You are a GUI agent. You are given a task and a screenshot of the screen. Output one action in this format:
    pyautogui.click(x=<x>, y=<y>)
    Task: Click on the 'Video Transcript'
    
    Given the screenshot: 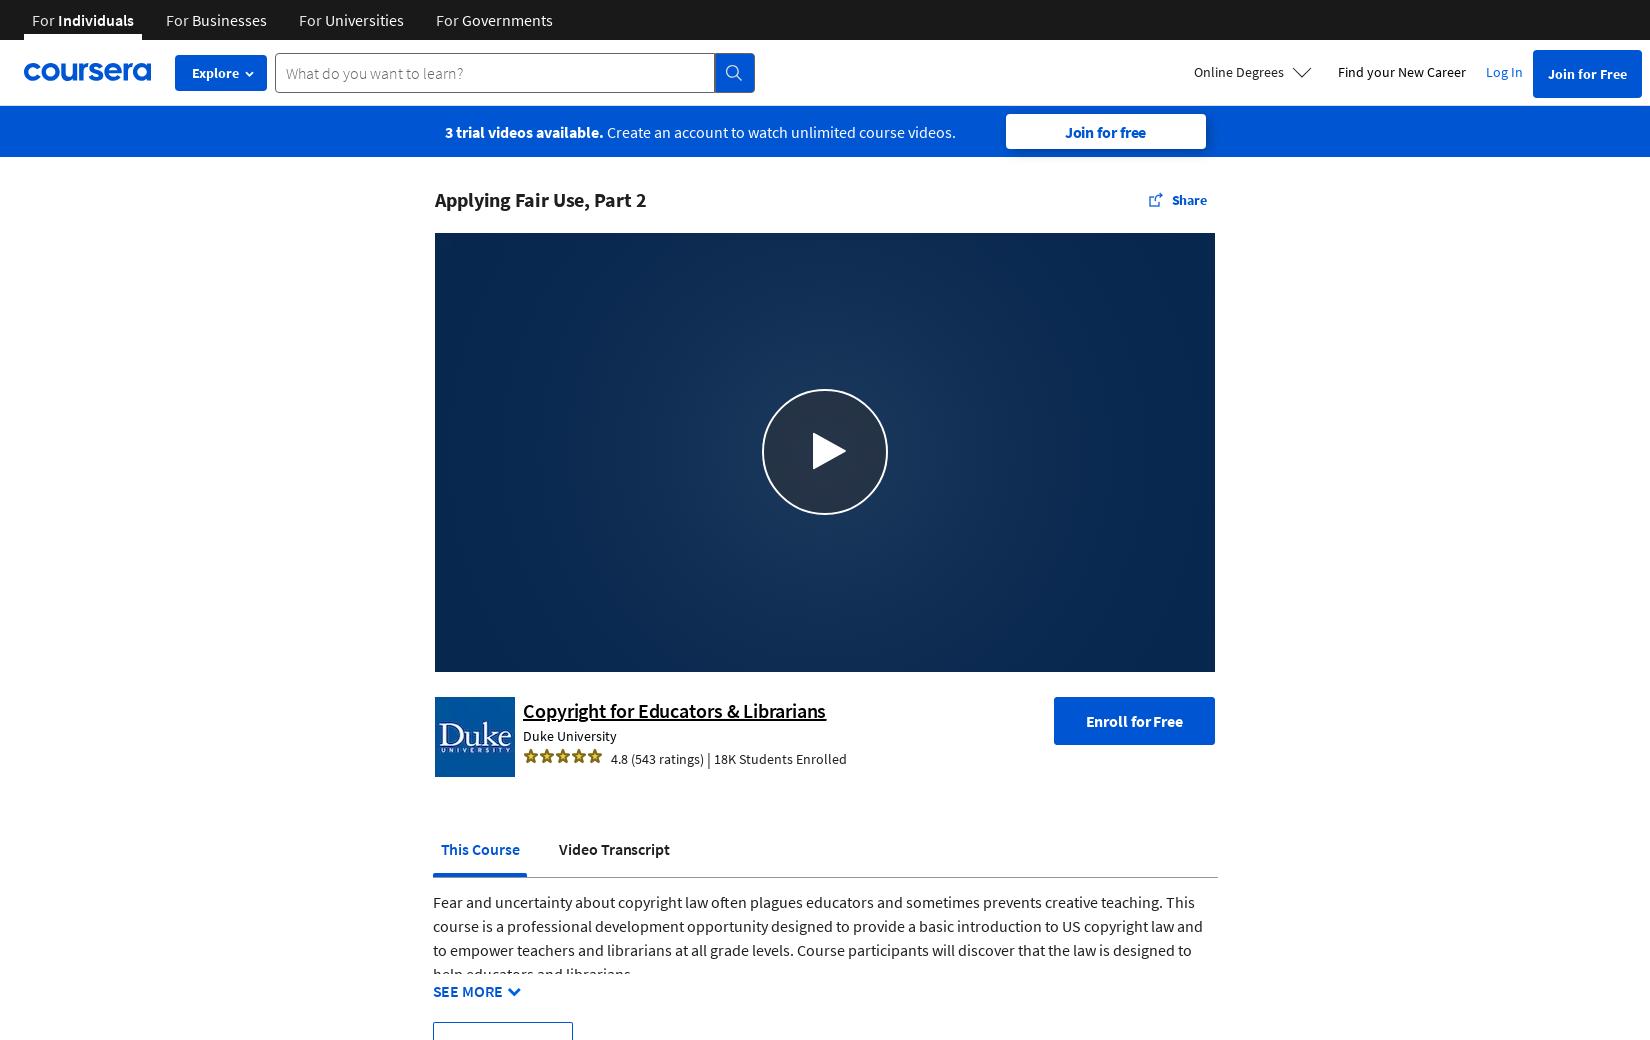 What is the action you would take?
    pyautogui.click(x=612, y=847)
    